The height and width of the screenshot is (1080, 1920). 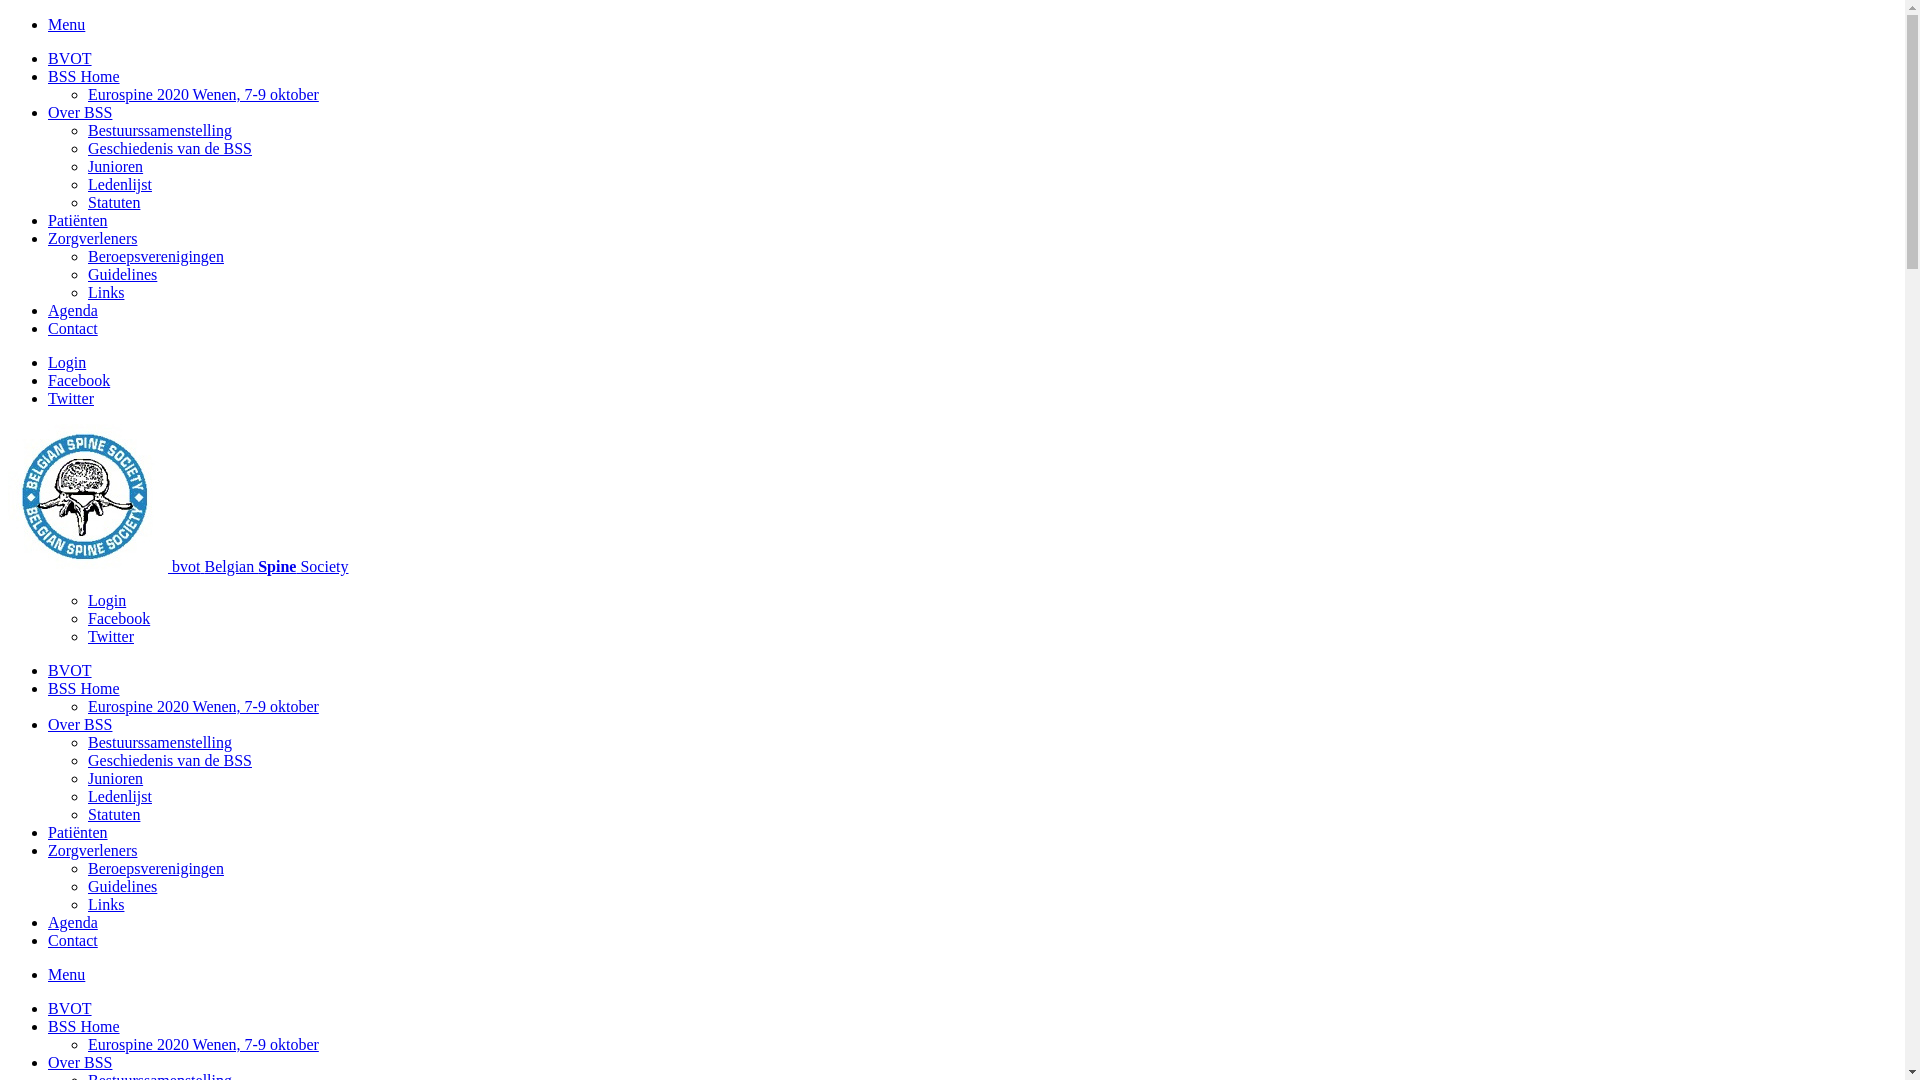 I want to click on 'Geschiedenis van de BSS', so click(x=169, y=760).